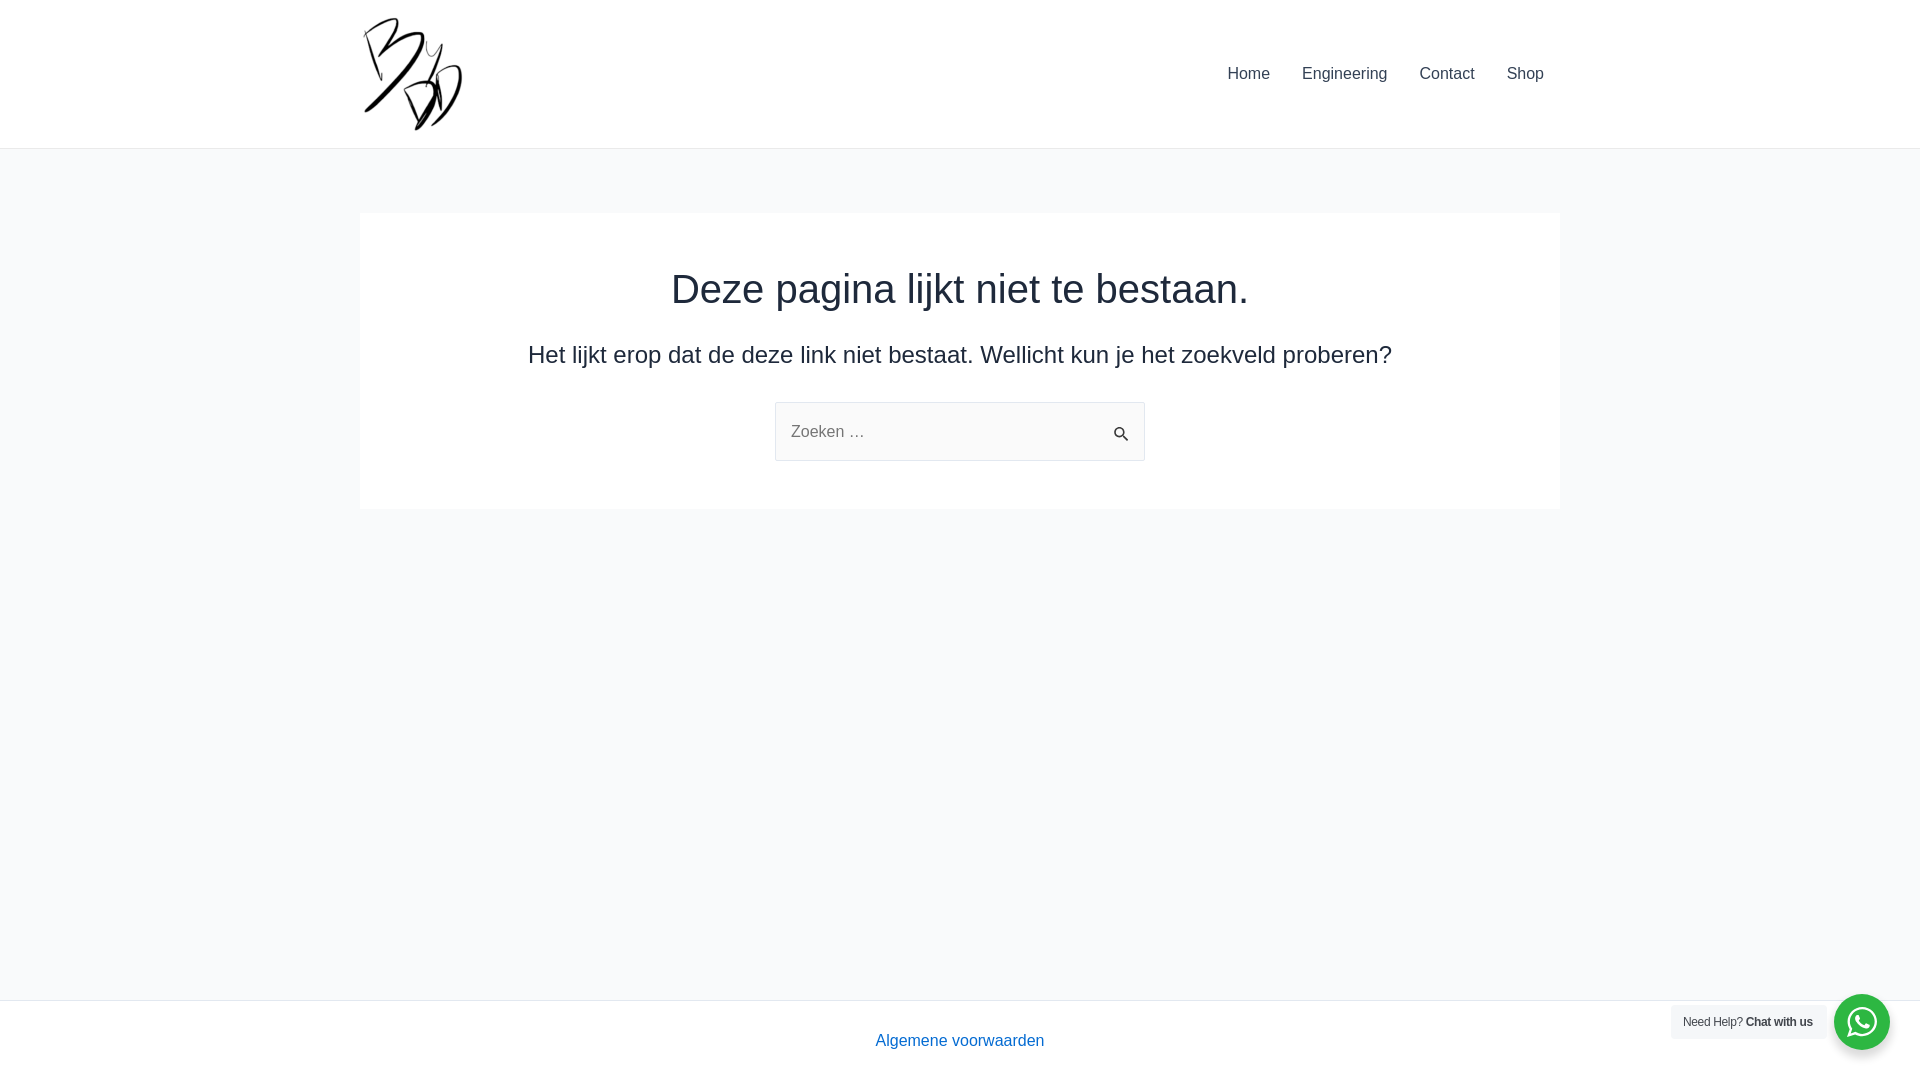 This screenshot has height=1080, width=1920. Describe the element at coordinates (1122, 422) in the screenshot. I see `'Zoeken'` at that location.